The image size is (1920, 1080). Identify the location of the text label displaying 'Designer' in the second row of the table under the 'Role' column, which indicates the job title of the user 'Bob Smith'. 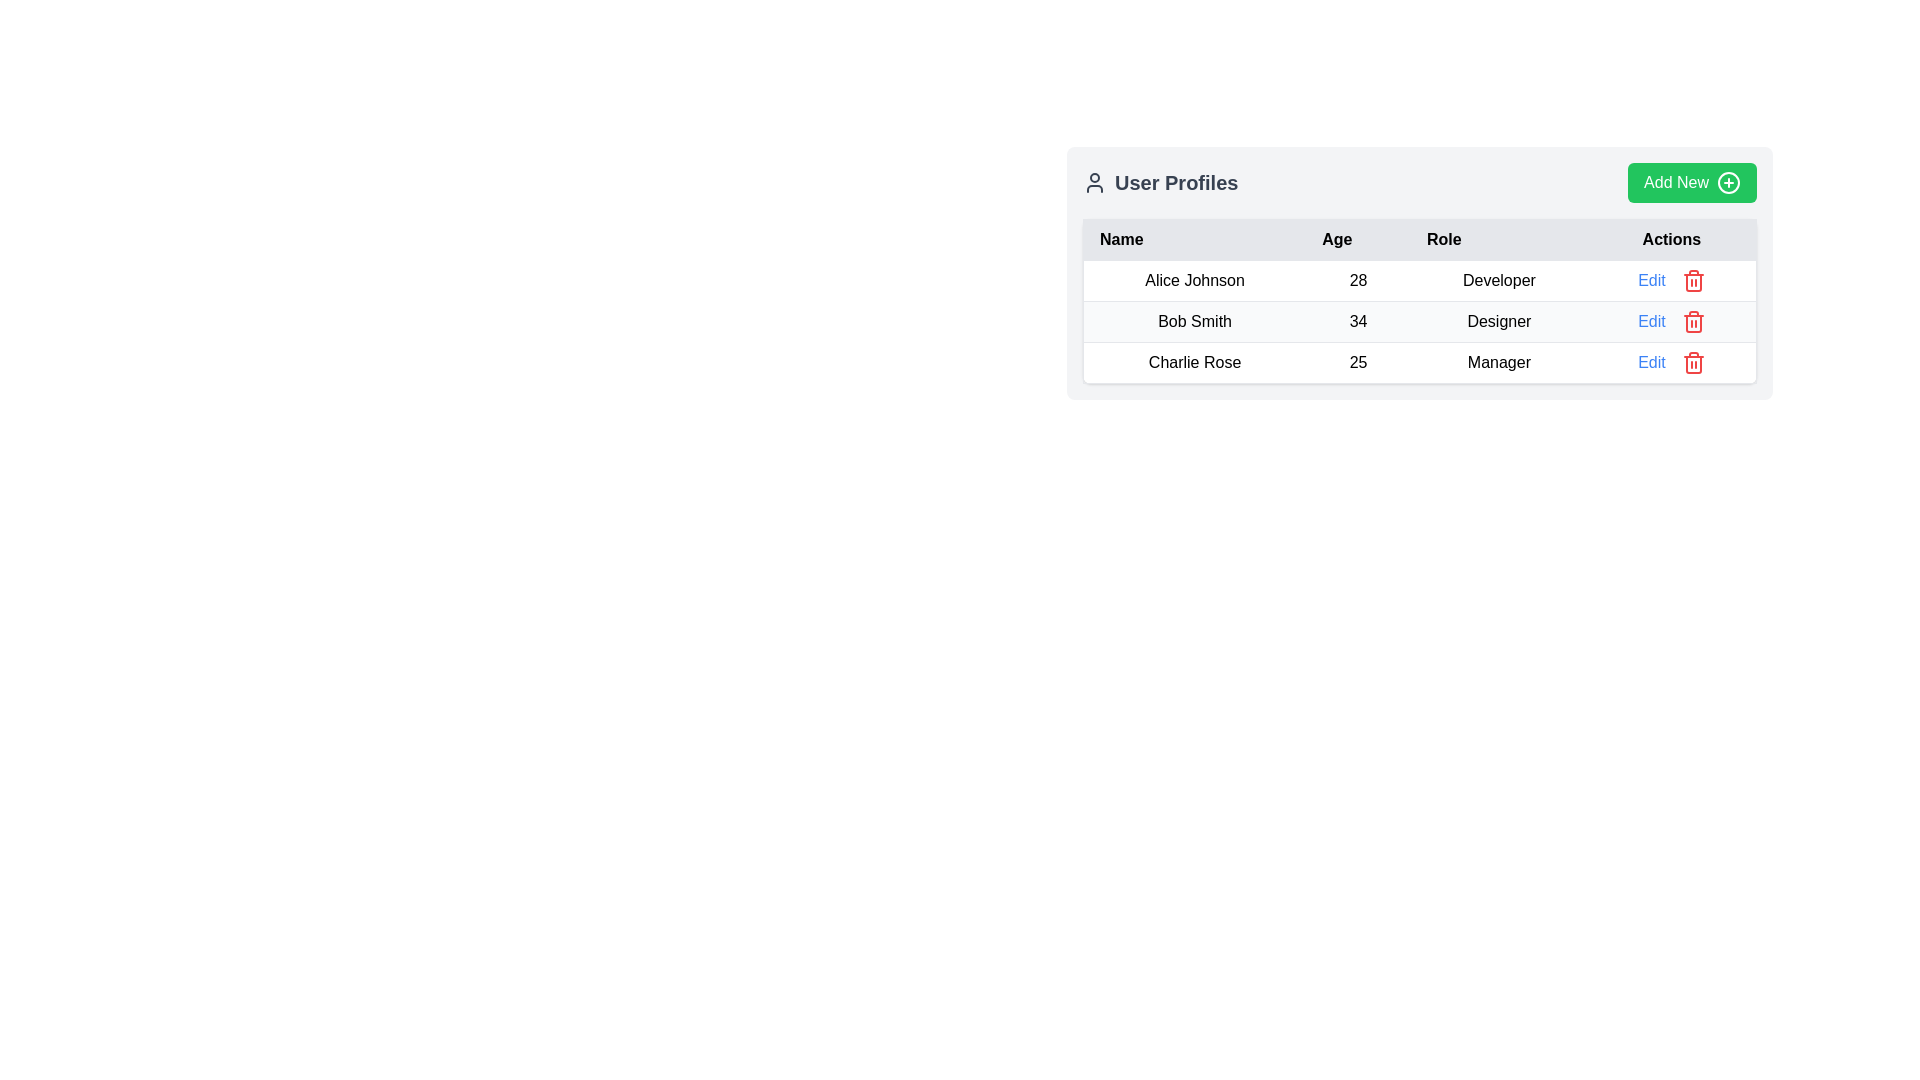
(1499, 320).